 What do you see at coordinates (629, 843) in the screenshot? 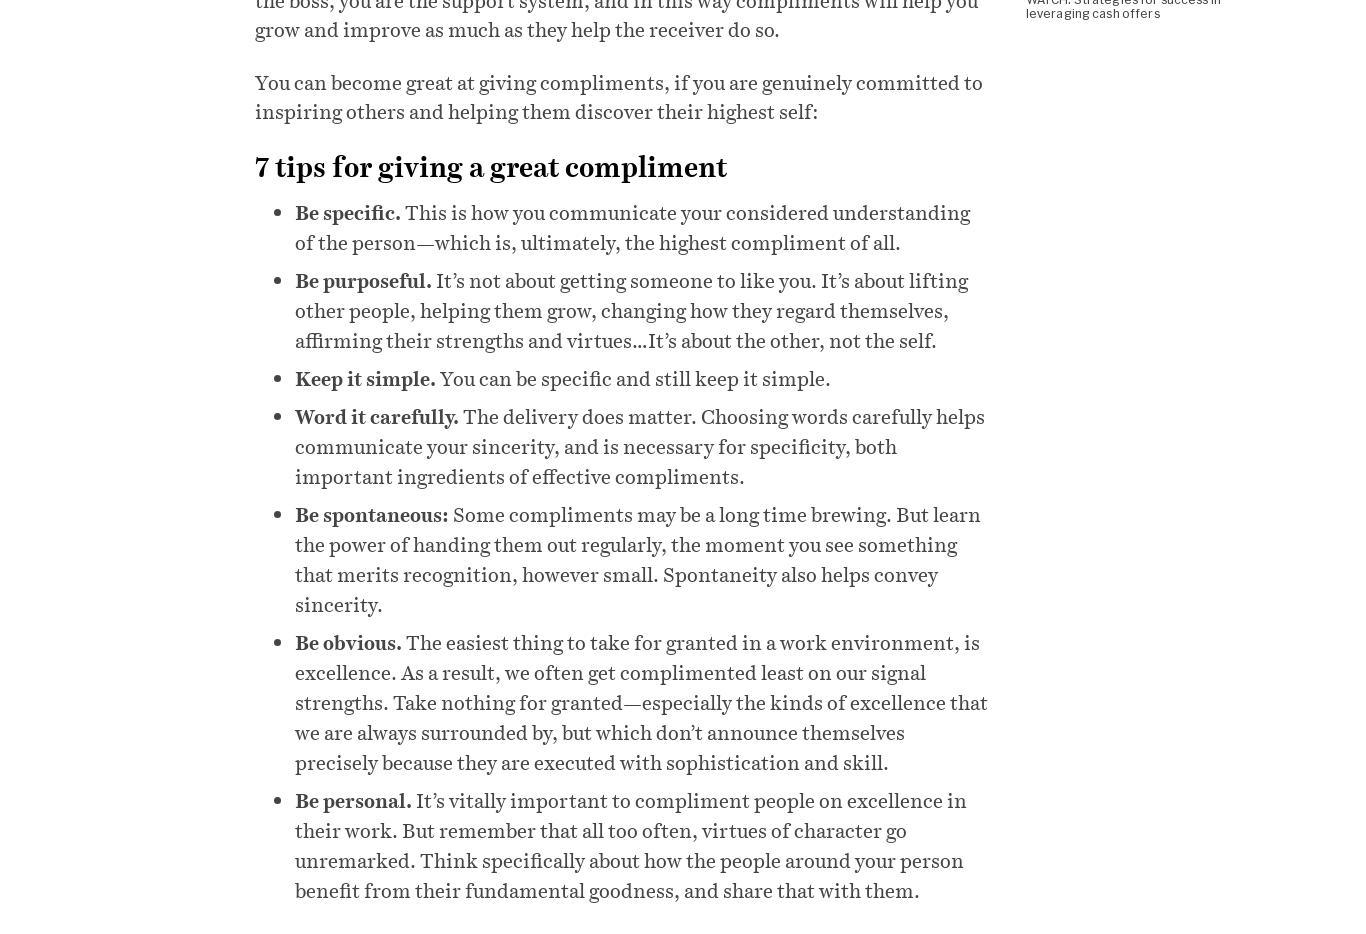
I see `'It’s vitally important to compliment people on excellence in their work. But remember that all too often, virtues of character go unremarked. Think specifically about how the people around your person benefit from their fundamental goodness, and share that with them.'` at bounding box center [629, 843].